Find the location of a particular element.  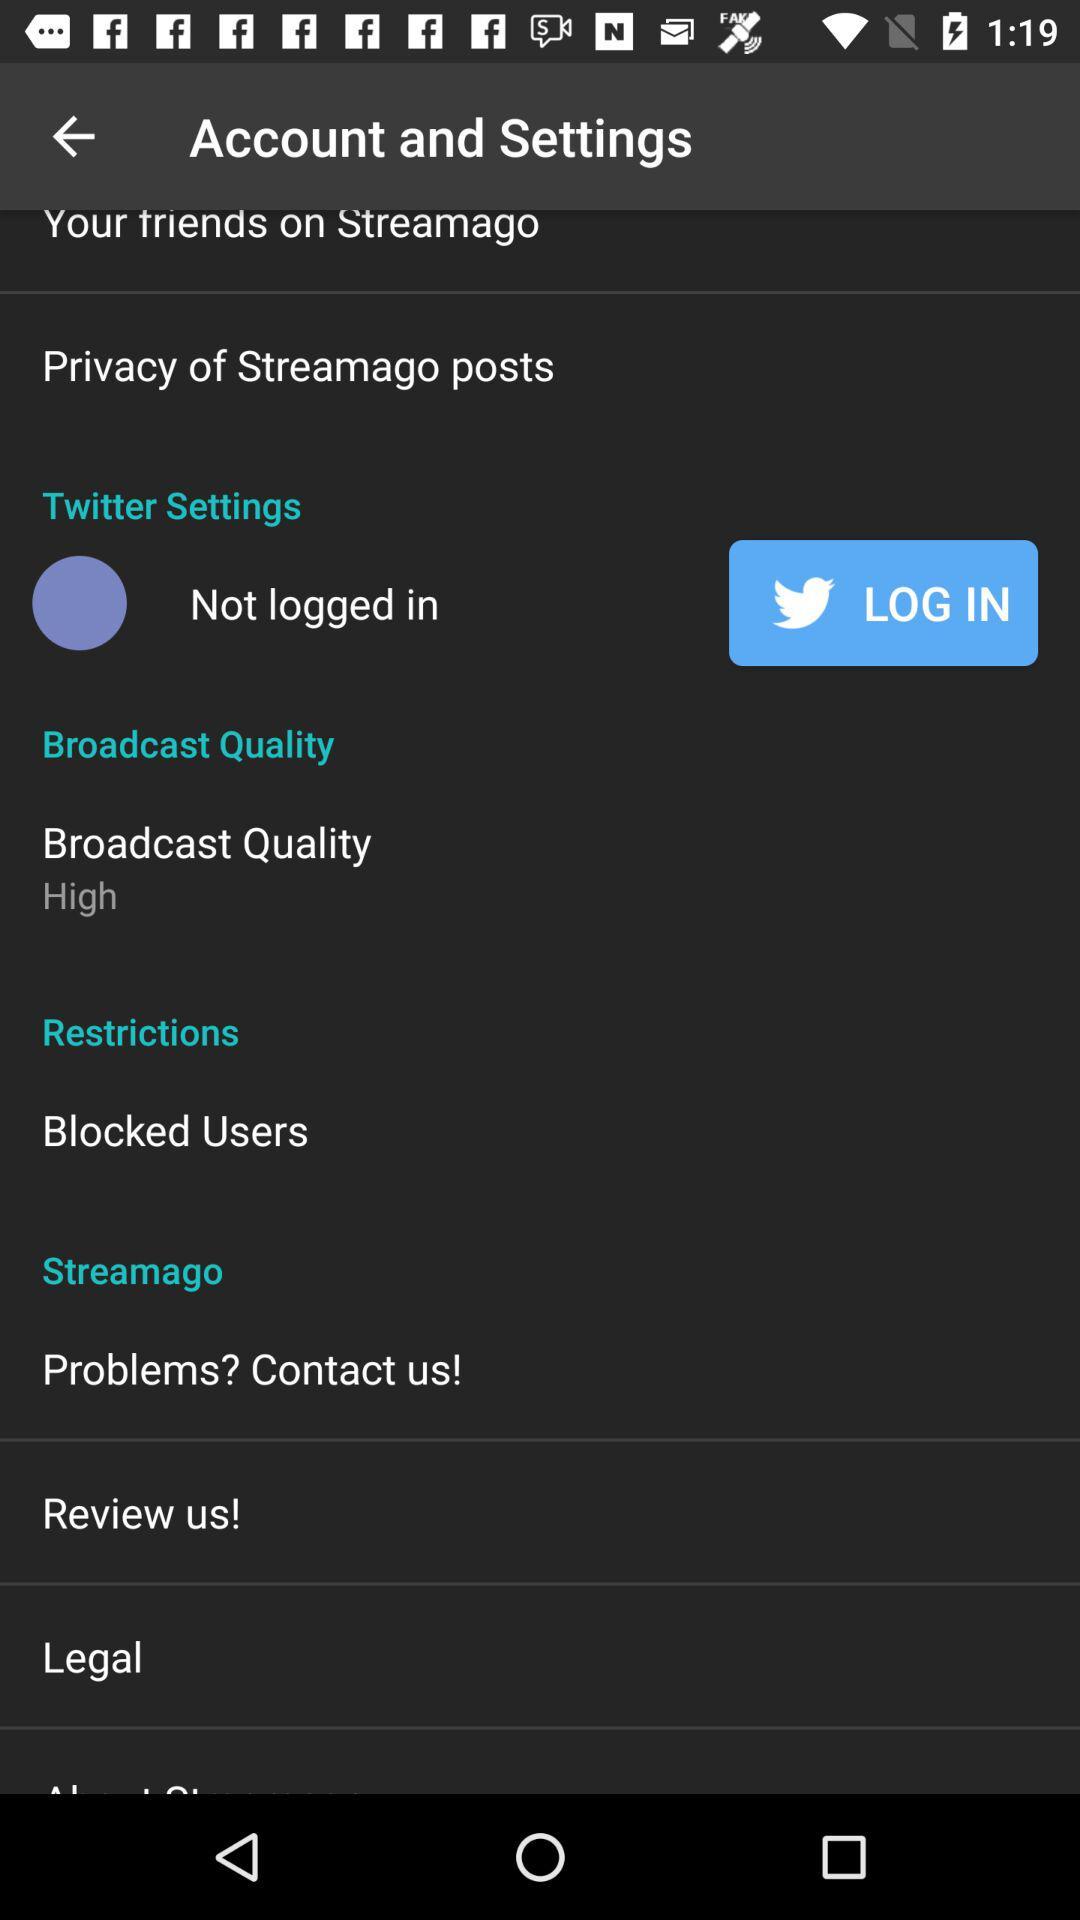

item above the restrictions item is located at coordinates (78, 893).